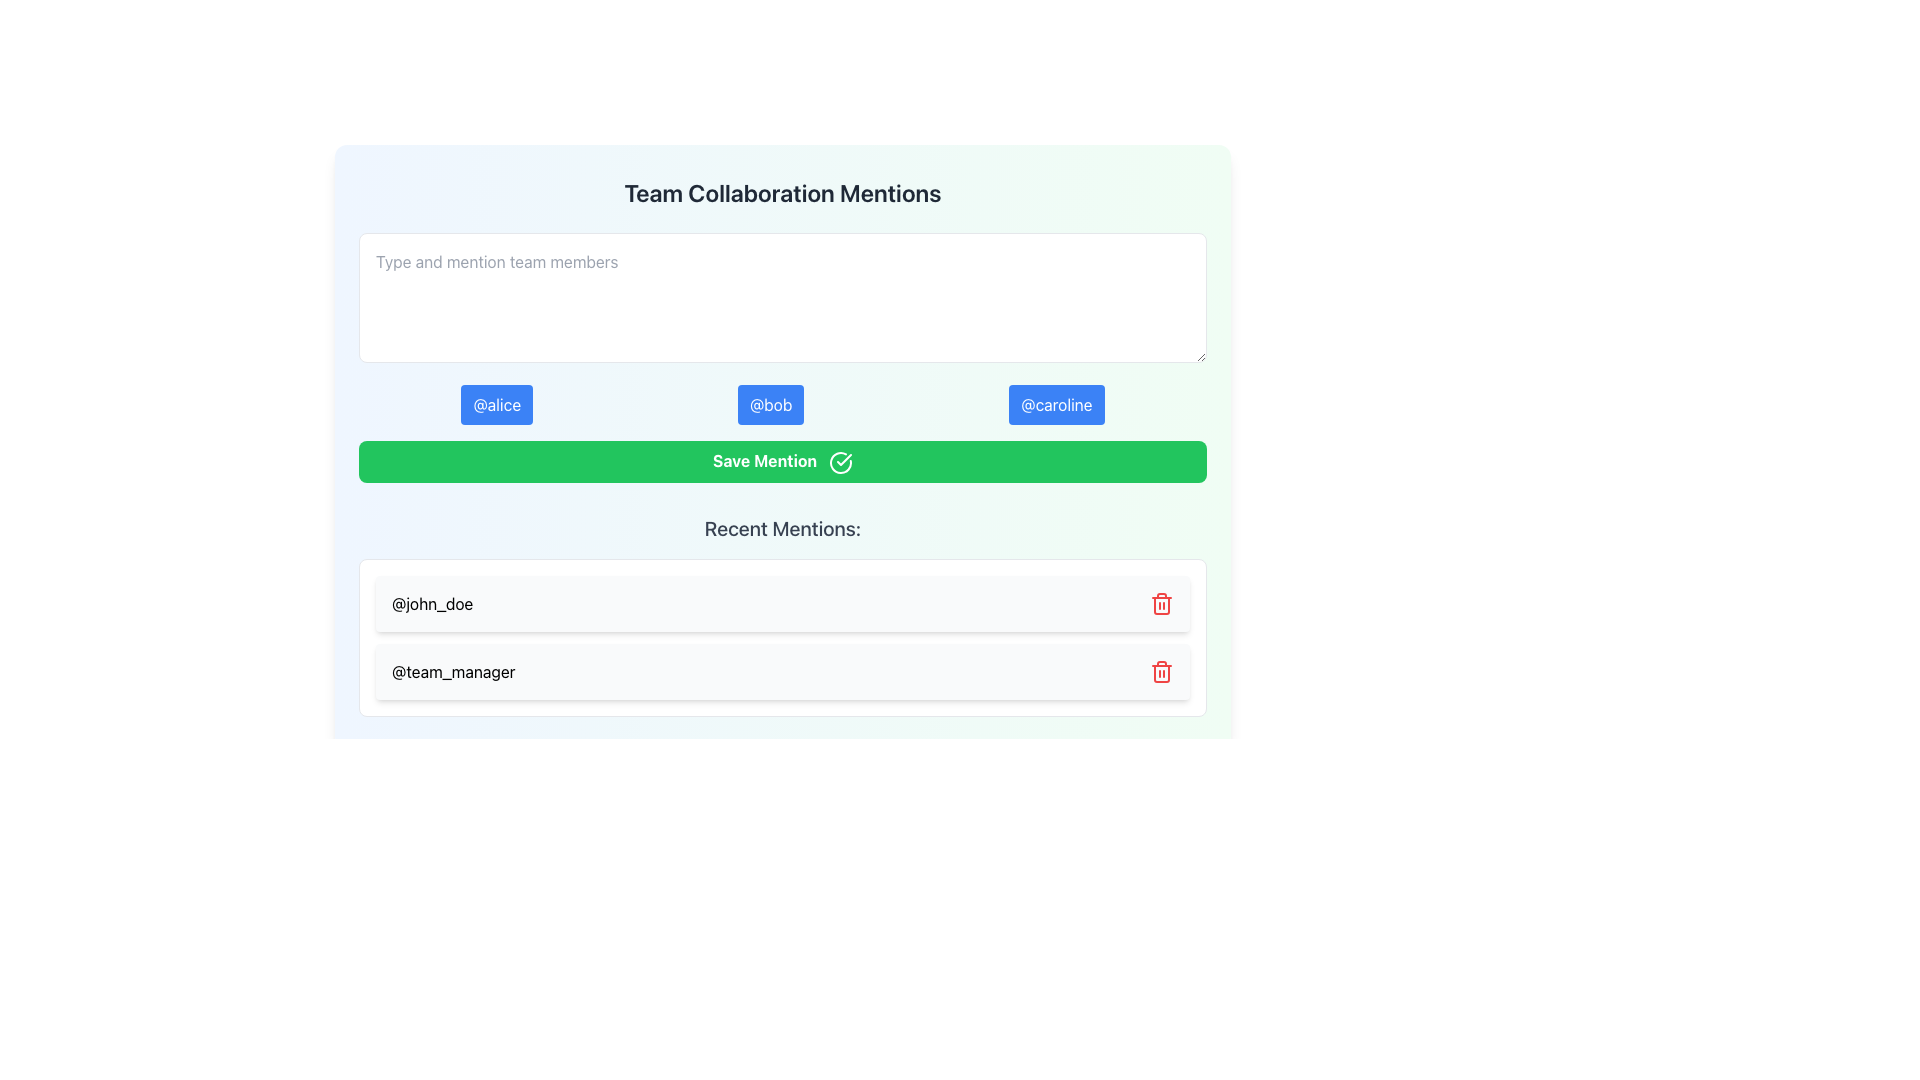  Describe the element at coordinates (1161, 602) in the screenshot. I see `the deletion icon button for reordering, which is positioned` at that location.